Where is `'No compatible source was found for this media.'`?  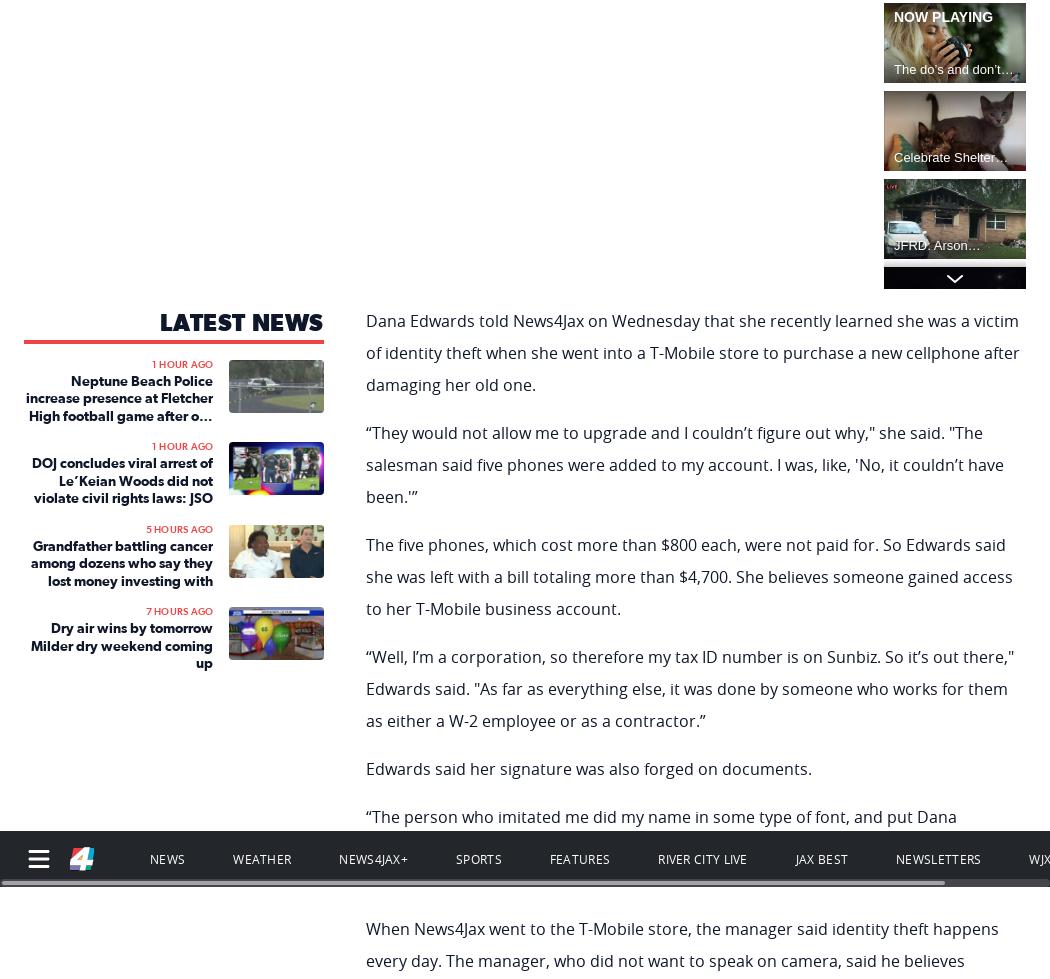 'No compatible source was found for this media.' is located at coordinates (218, 805).